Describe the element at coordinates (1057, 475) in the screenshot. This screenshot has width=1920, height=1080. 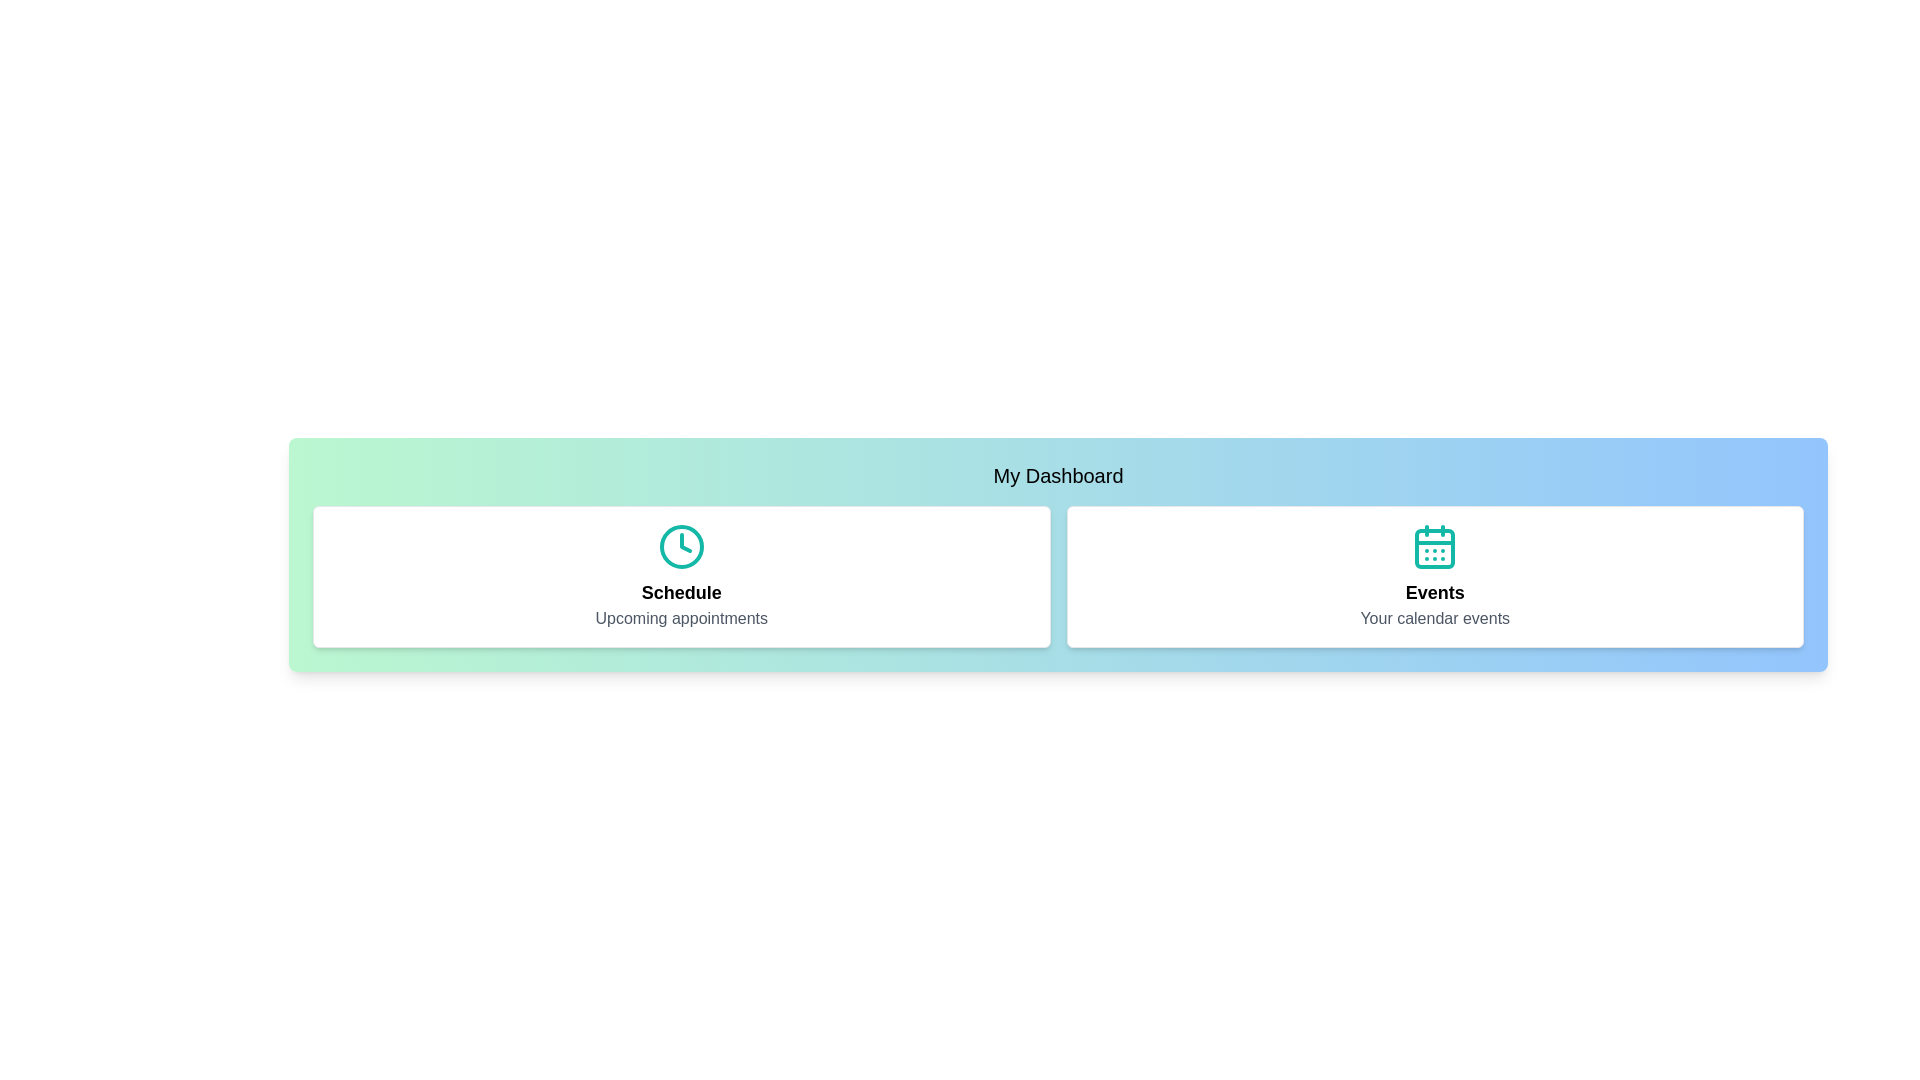
I see `the 'My Dashboard' text label, which is a large, bold font element centrally positioned in the header section of the dashboard interface` at that location.